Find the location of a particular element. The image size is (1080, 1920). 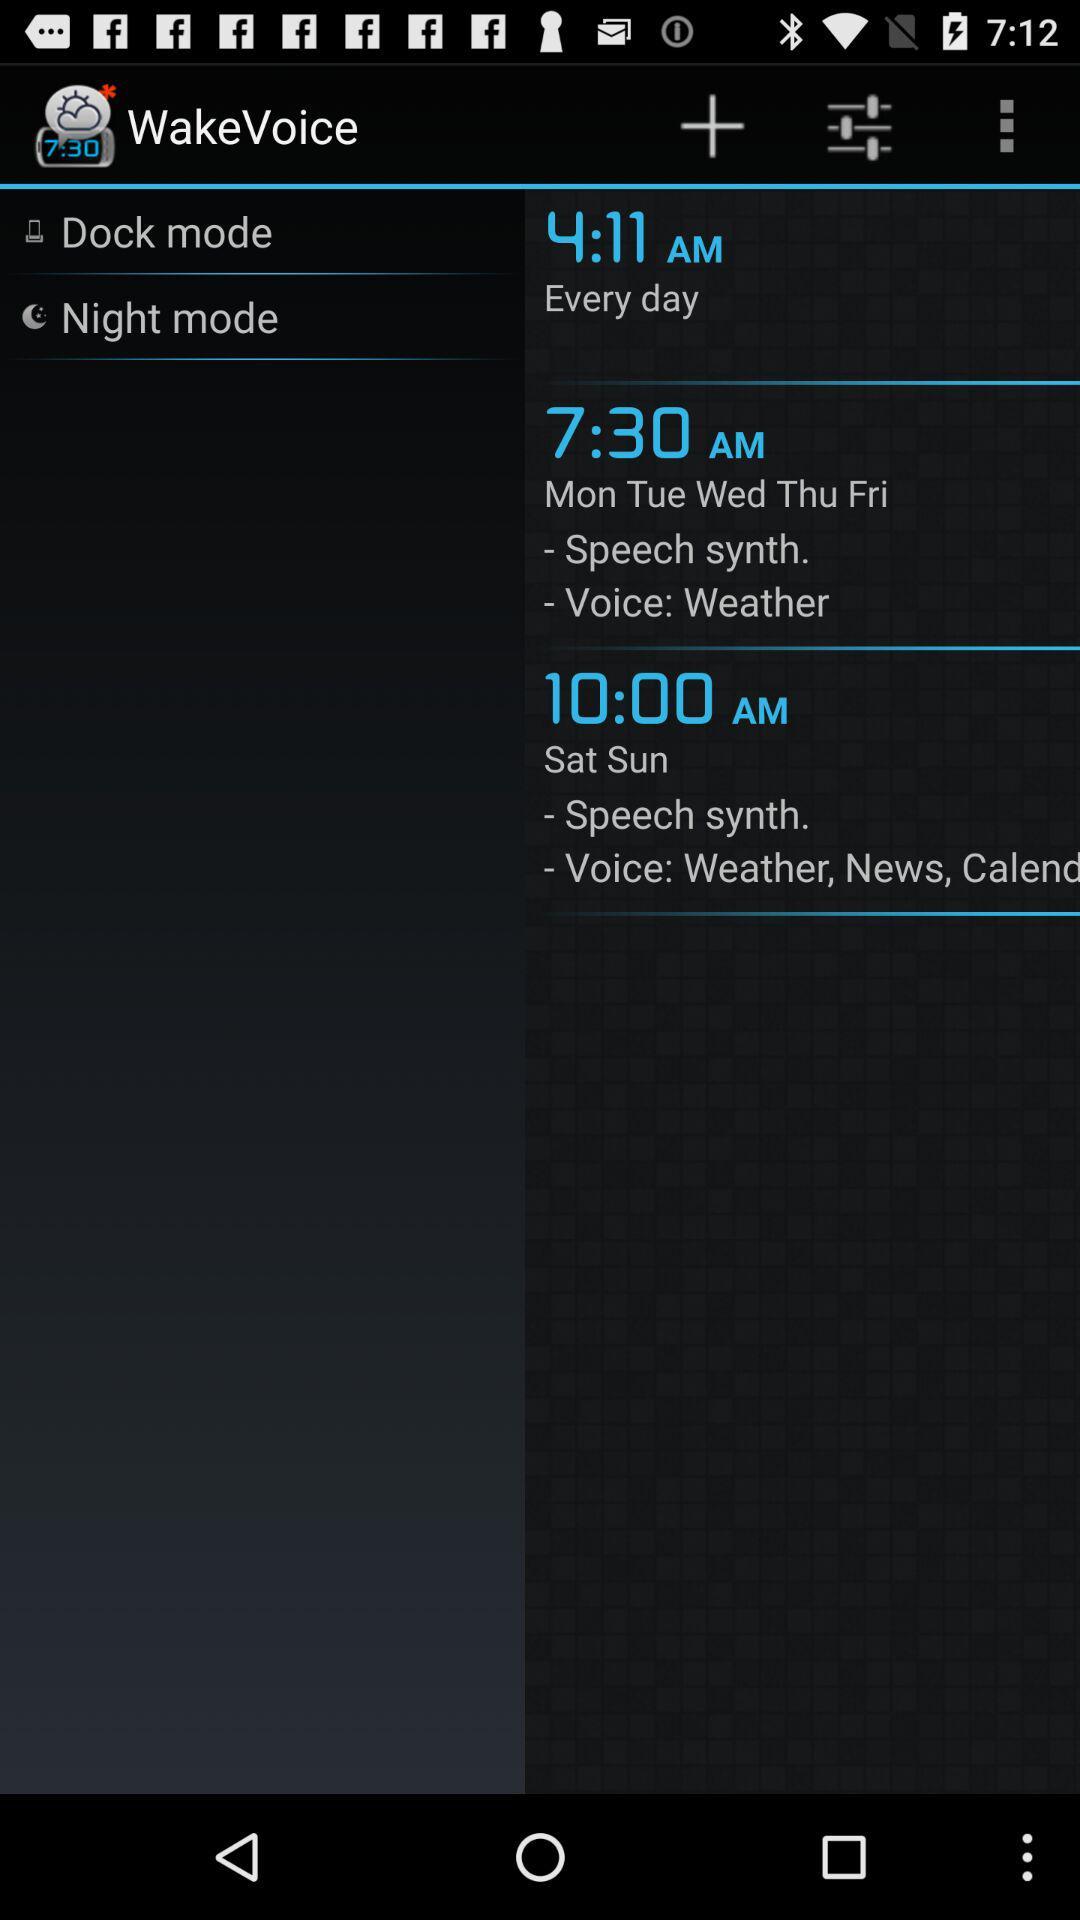

sat sun app is located at coordinates (811, 761).